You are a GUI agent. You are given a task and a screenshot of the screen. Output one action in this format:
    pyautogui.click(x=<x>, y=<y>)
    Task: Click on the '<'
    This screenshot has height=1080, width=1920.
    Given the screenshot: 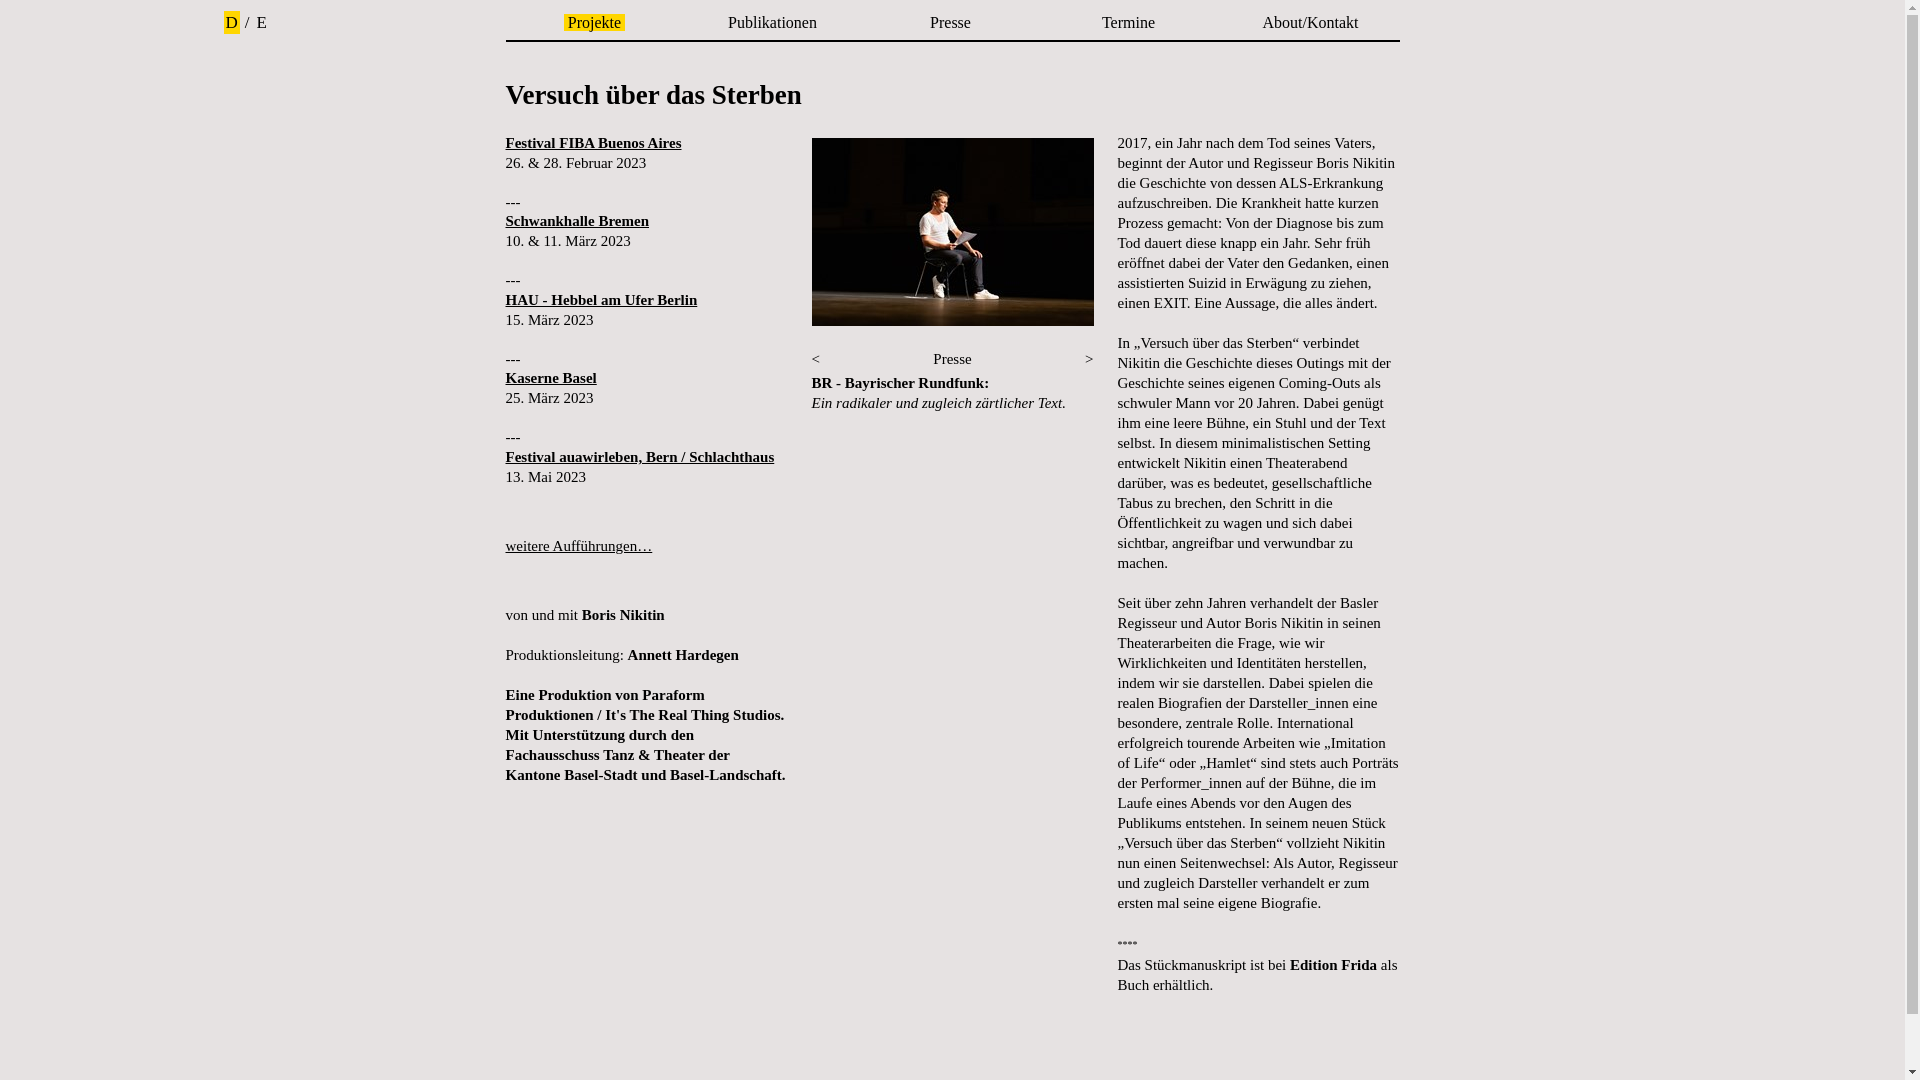 What is the action you would take?
    pyautogui.click(x=816, y=357)
    